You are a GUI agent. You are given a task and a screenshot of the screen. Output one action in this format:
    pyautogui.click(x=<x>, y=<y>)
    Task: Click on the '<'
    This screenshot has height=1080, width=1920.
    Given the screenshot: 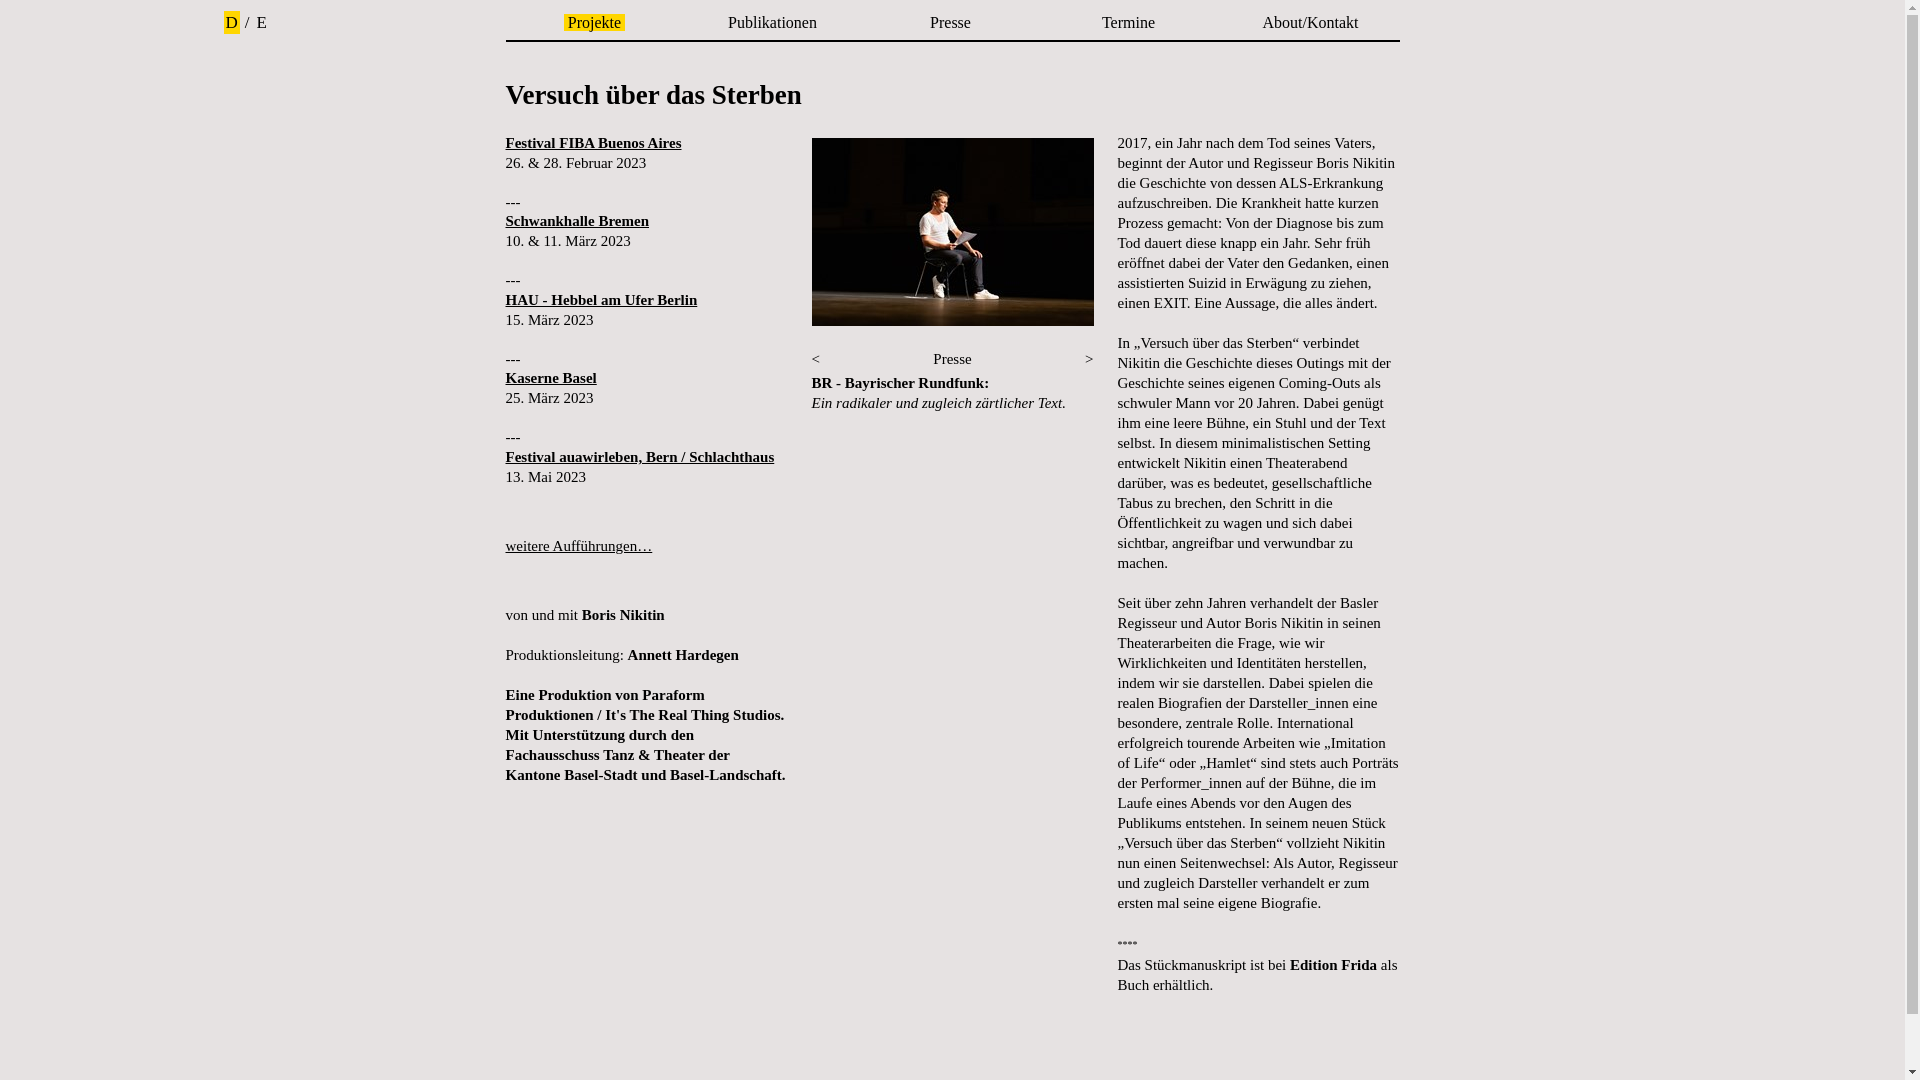 What is the action you would take?
    pyautogui.click(x=816, y=357)
    